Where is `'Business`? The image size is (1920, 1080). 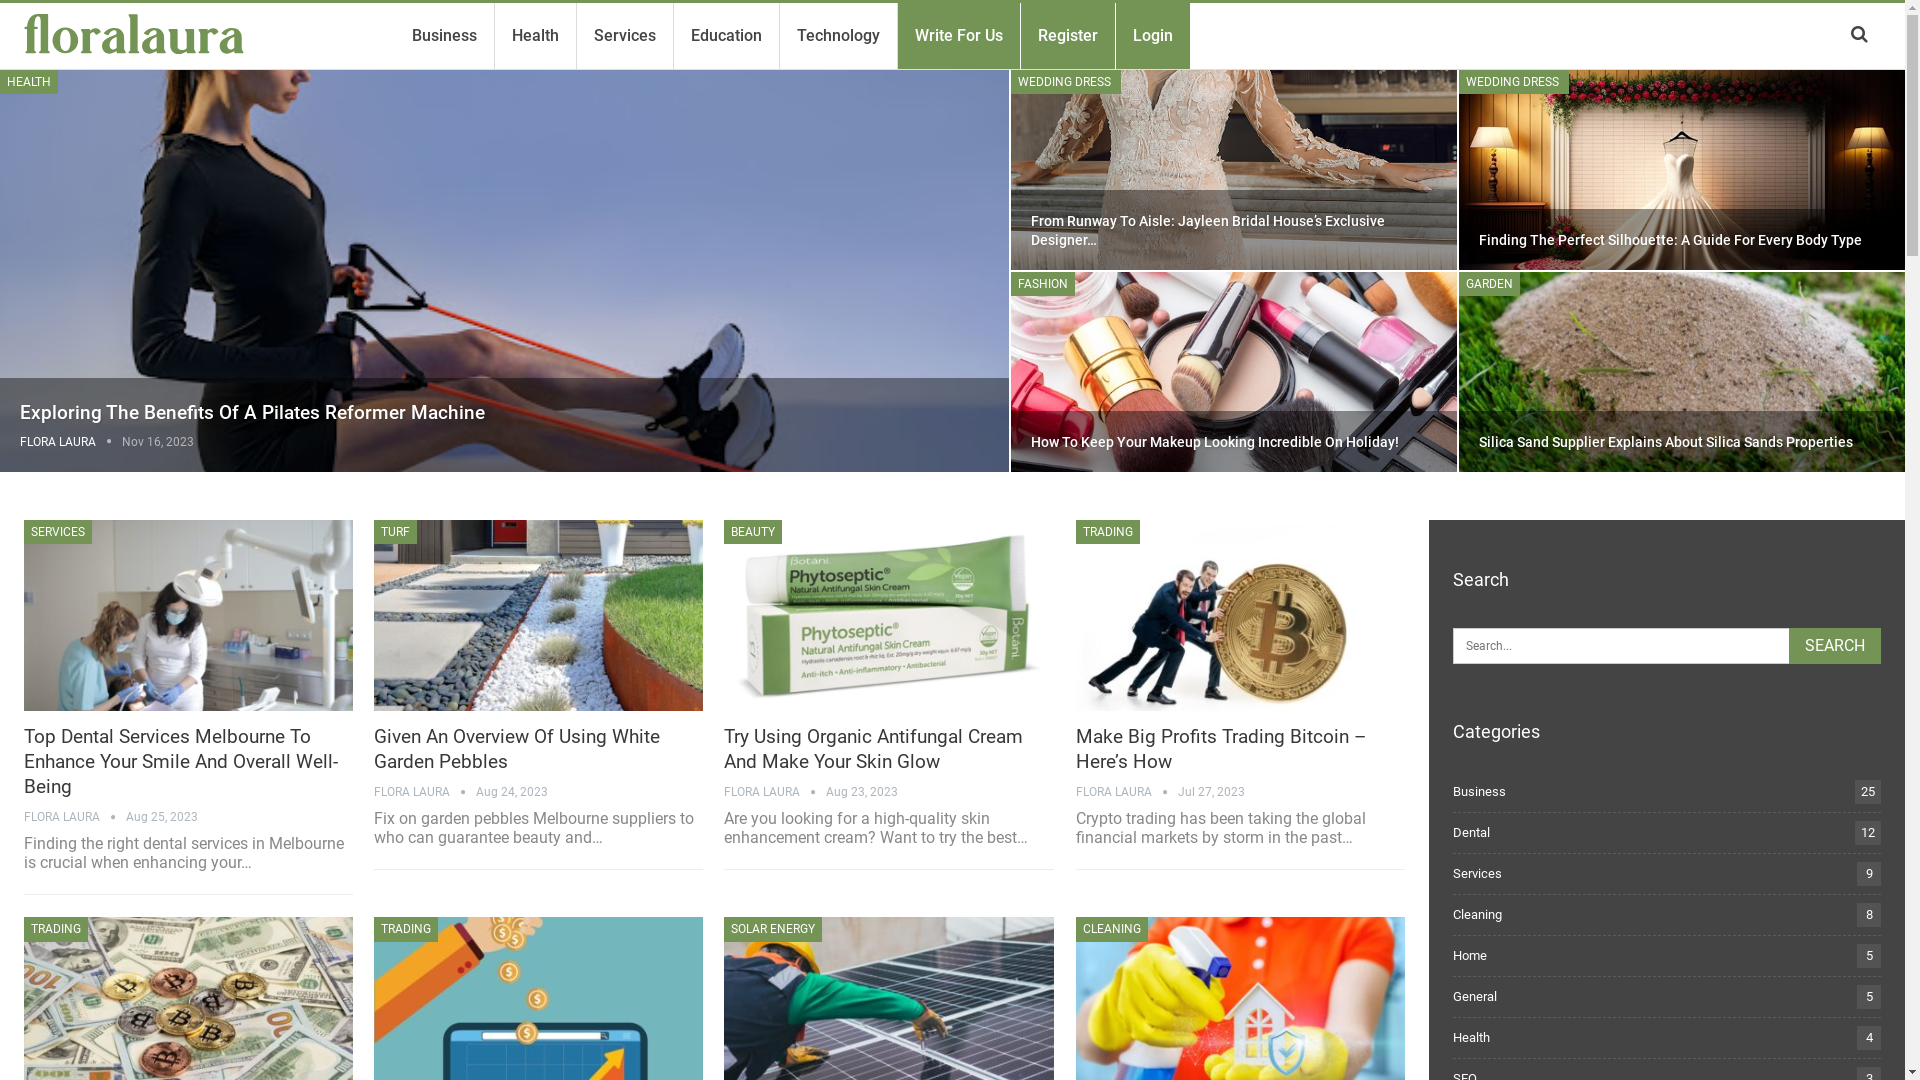
'Business is located at coordinates (1453, 790).